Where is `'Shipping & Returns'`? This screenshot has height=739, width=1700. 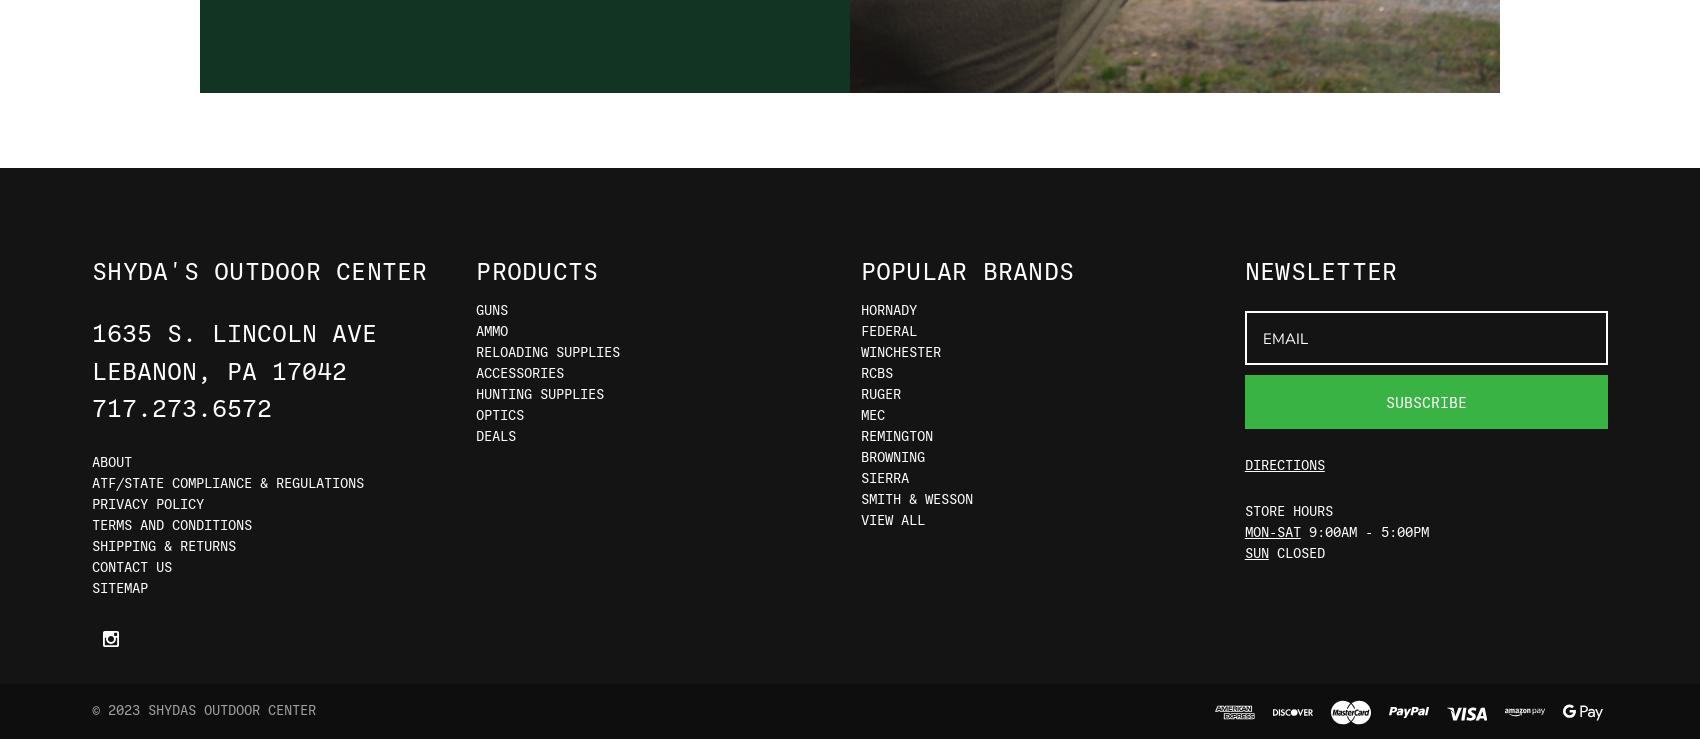
'Shipping & Returns' is located at coordinates (91, 544).